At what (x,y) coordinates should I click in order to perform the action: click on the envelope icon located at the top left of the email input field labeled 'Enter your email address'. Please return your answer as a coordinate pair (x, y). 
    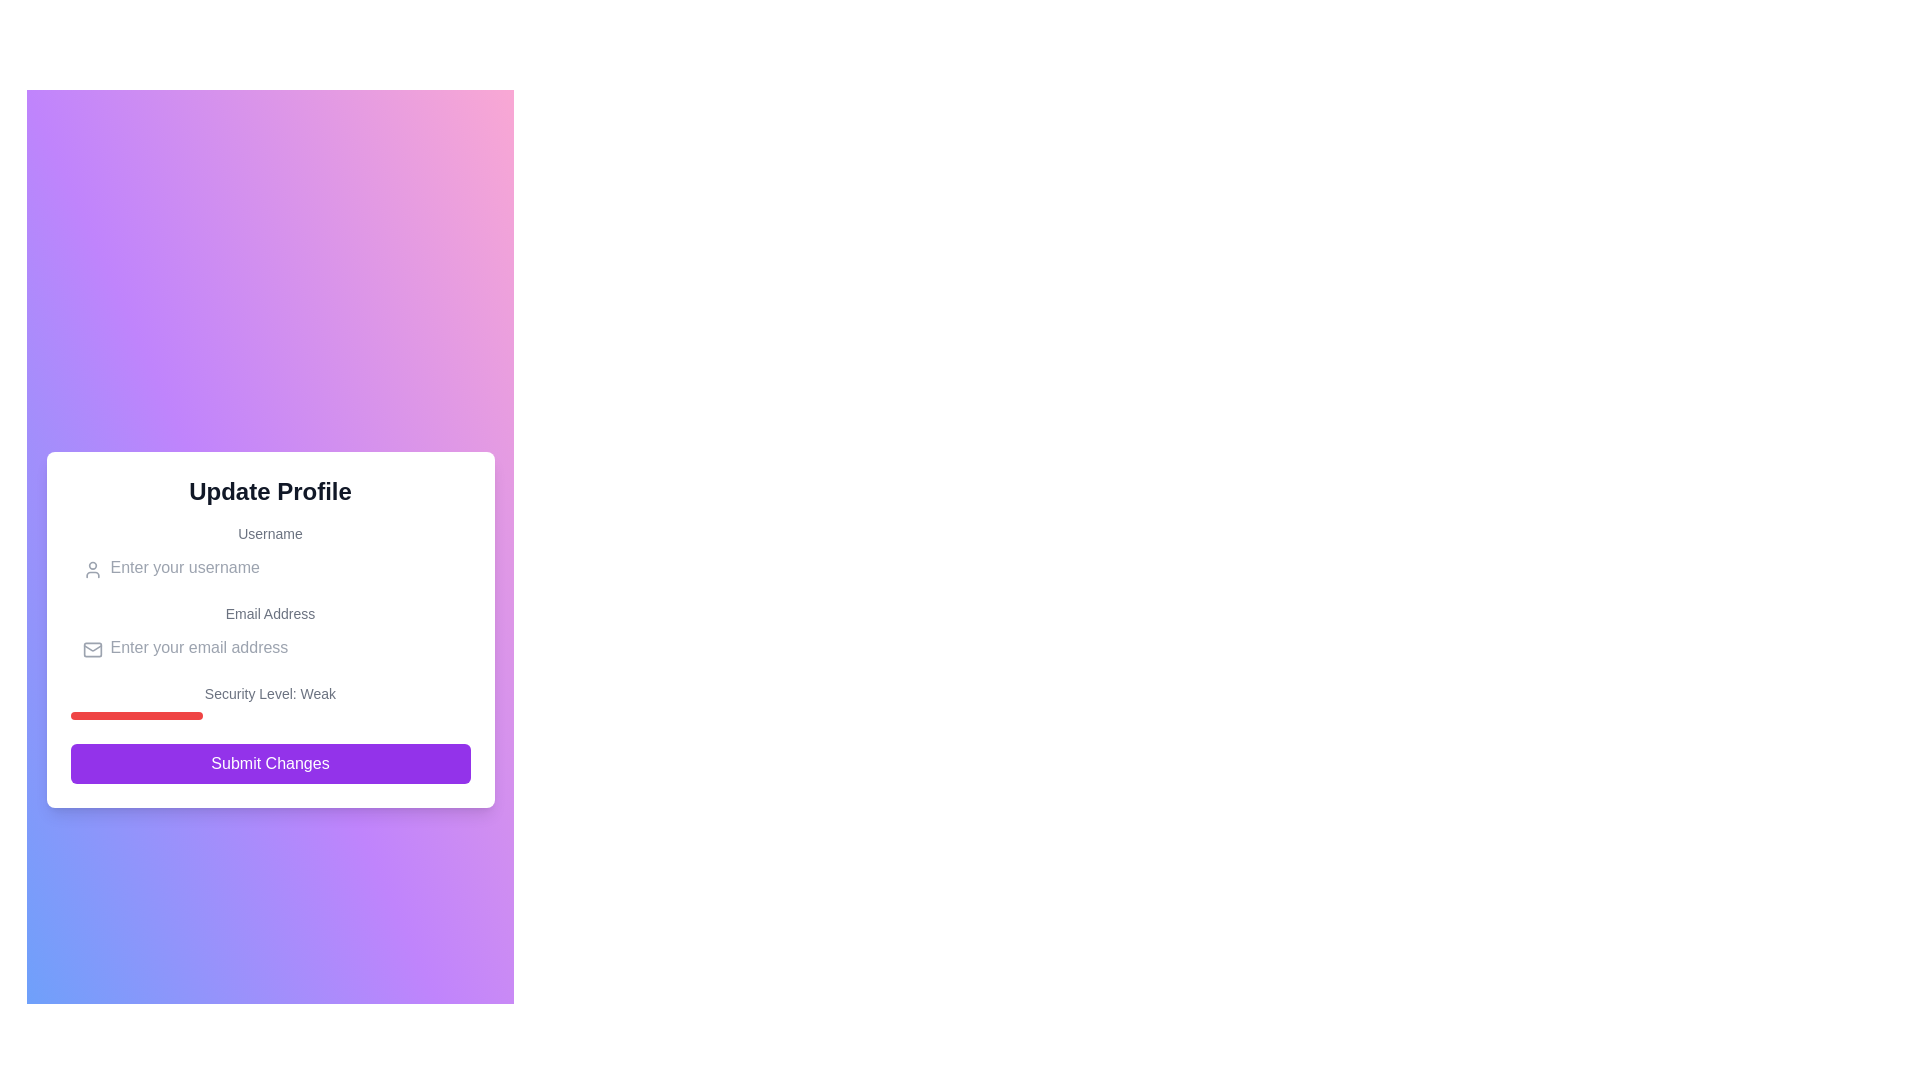
    Looking at the image, I should click on (91, 650).